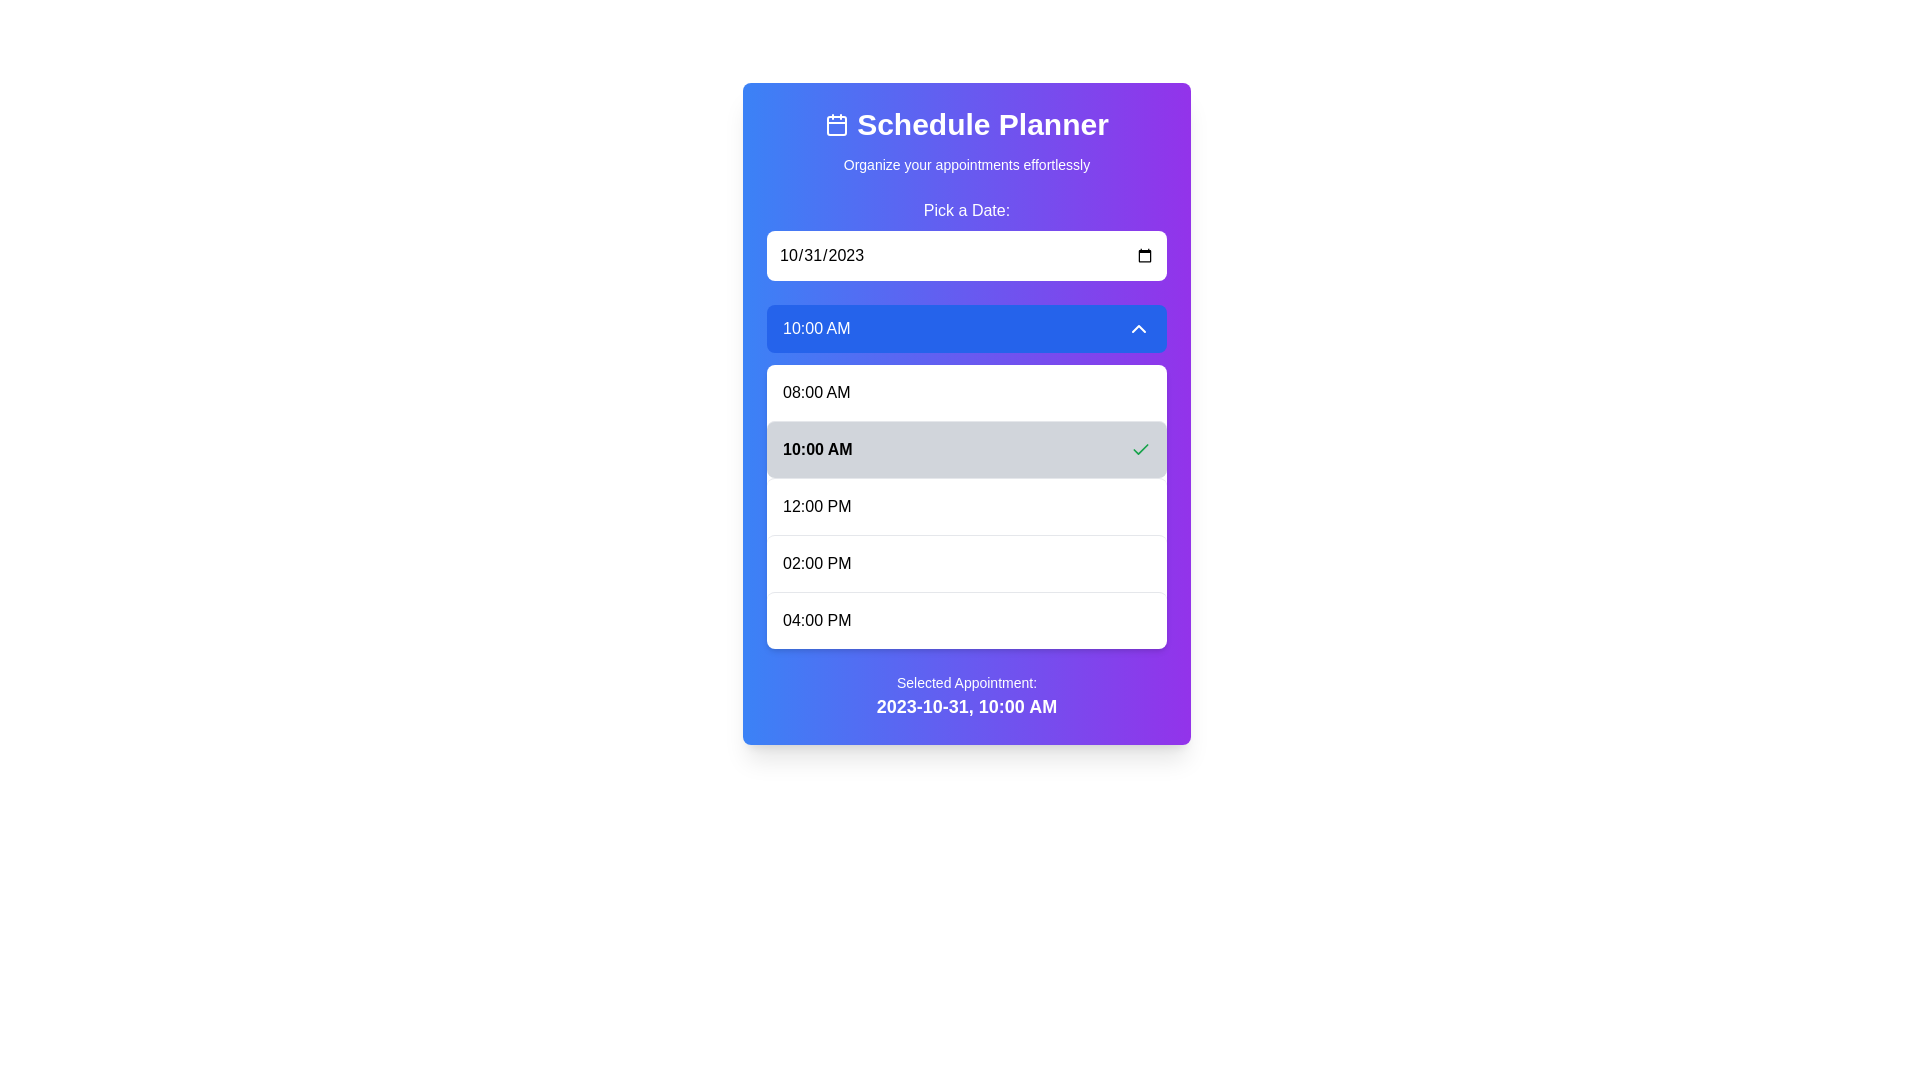 Image resolution: width=1920 pixels, height=1080 pixels. What do you see at coordinates (966, 477) in the screenshot?
I see `the menu option that indicates the selected appointment time of '10:00 AM' in the dropdown menu` at bounding box center [966, 477].